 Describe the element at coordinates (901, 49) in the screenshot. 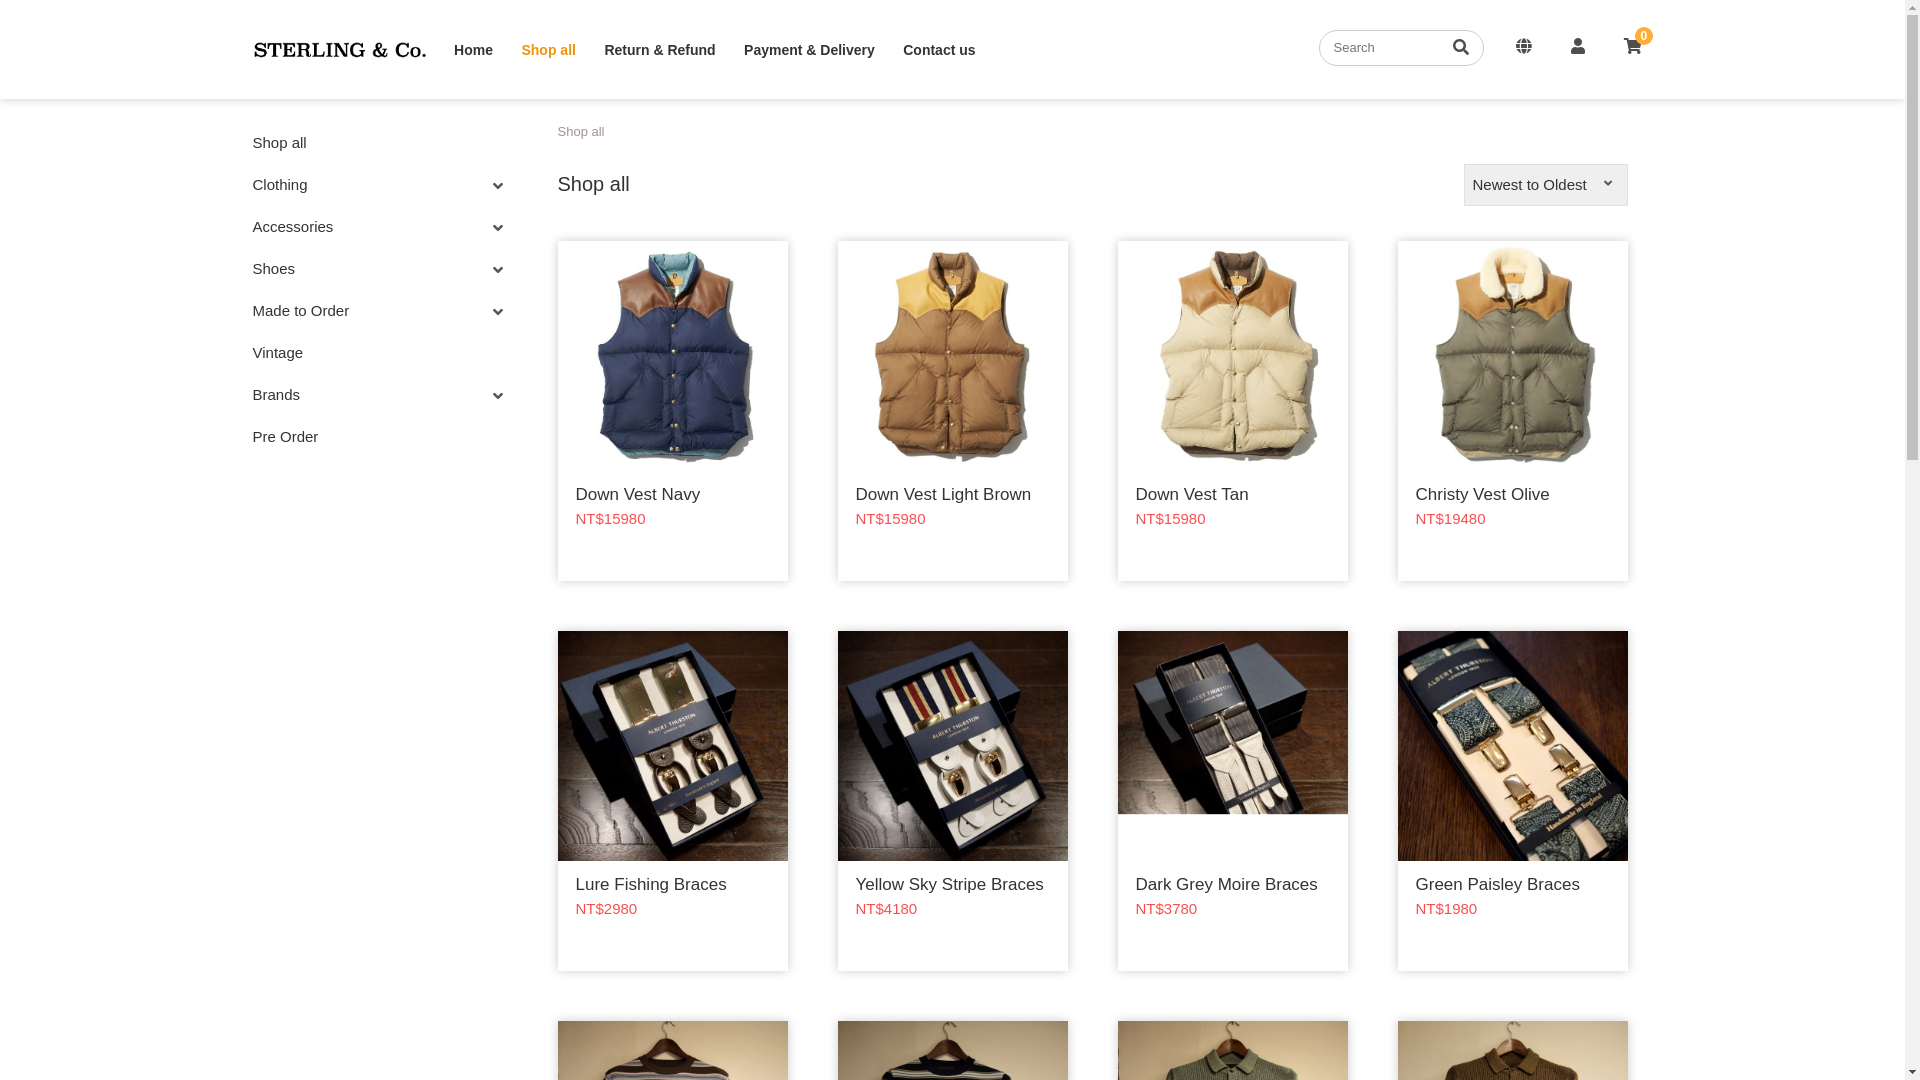

I see `'Contact us'` at that location.